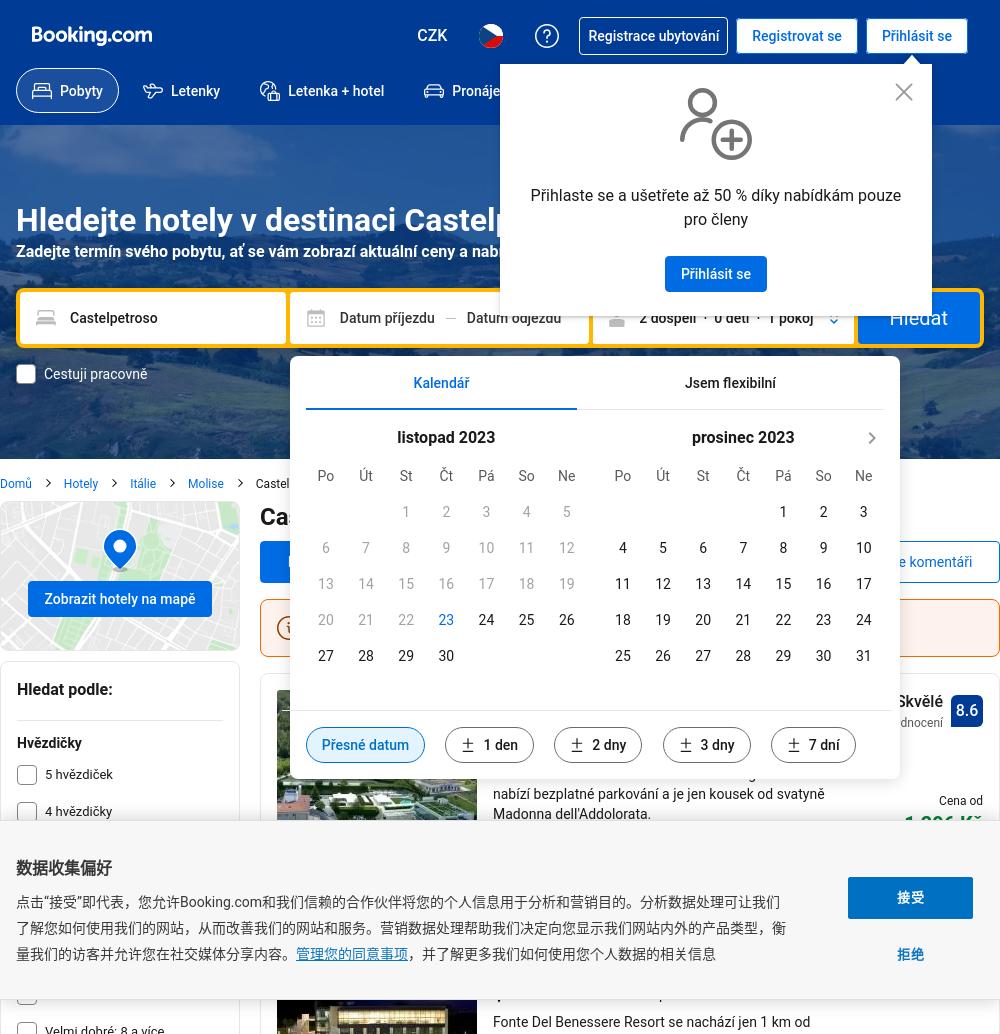 This screenshot has width=1000, height=1034. What do you see at coordinates (15, 481) in the screenshot?
I see `'Domů'` at bounding box center [15, 481].